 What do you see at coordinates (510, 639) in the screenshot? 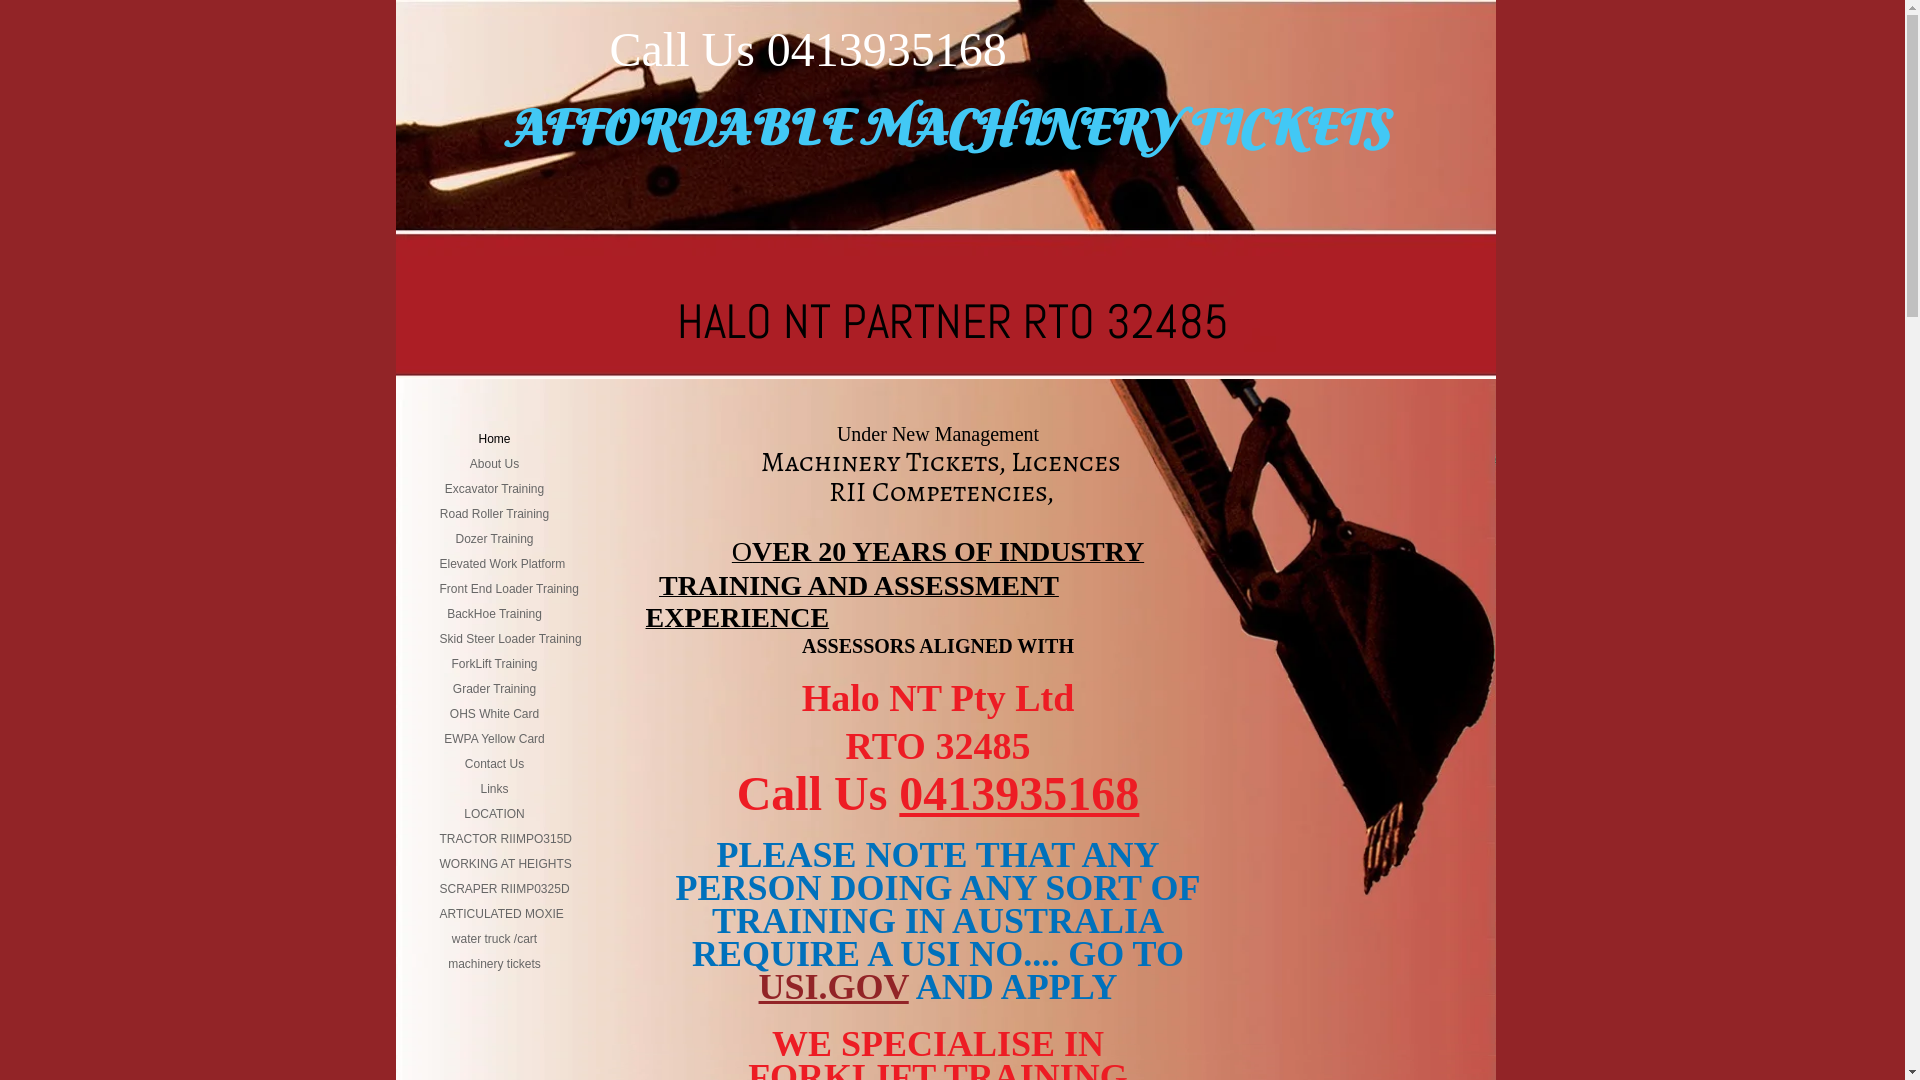
I see `'Skid Steer Loader Training'` at bounding box center [510, 639].